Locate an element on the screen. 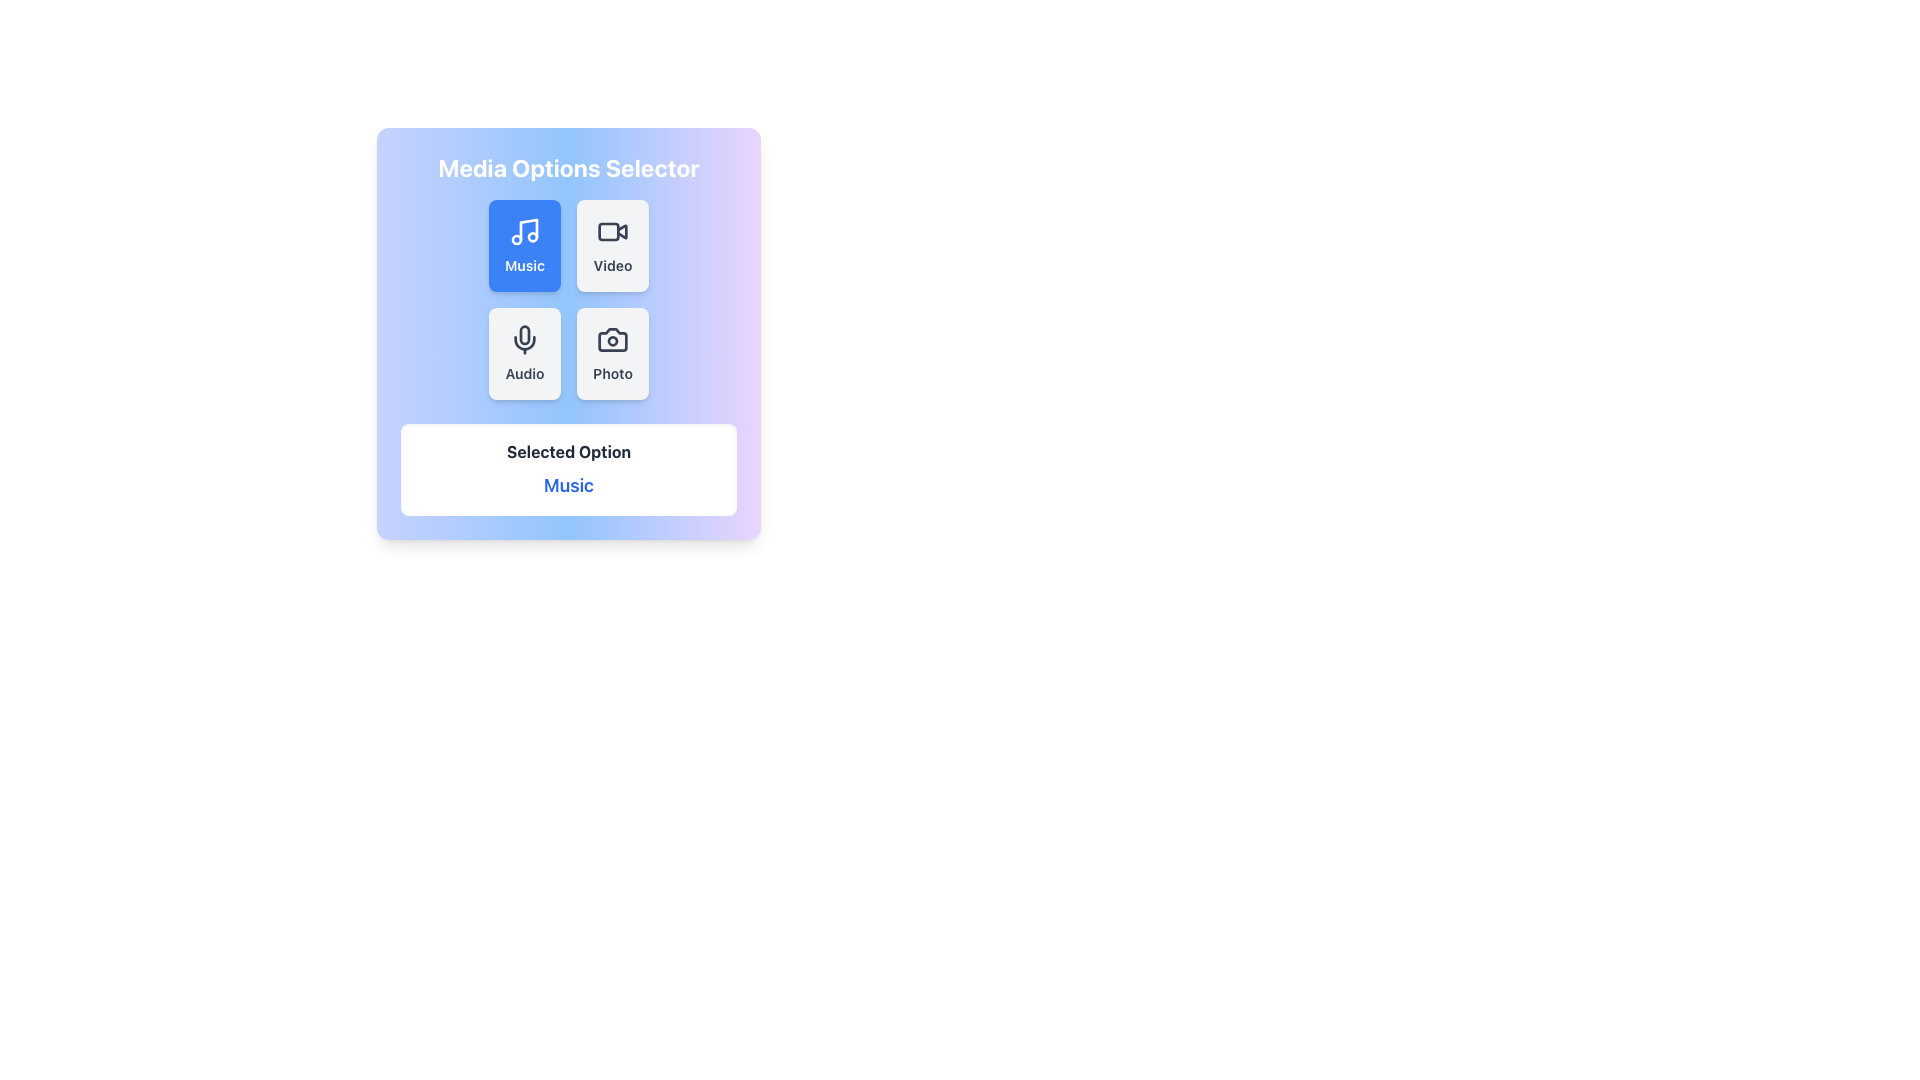 The height and width of the screenshot is (1080, 1920). the blue rectangular button with rounded corners labeled 'Music', located in the upper-left corner of the grid is located at coordinates (523, 245).